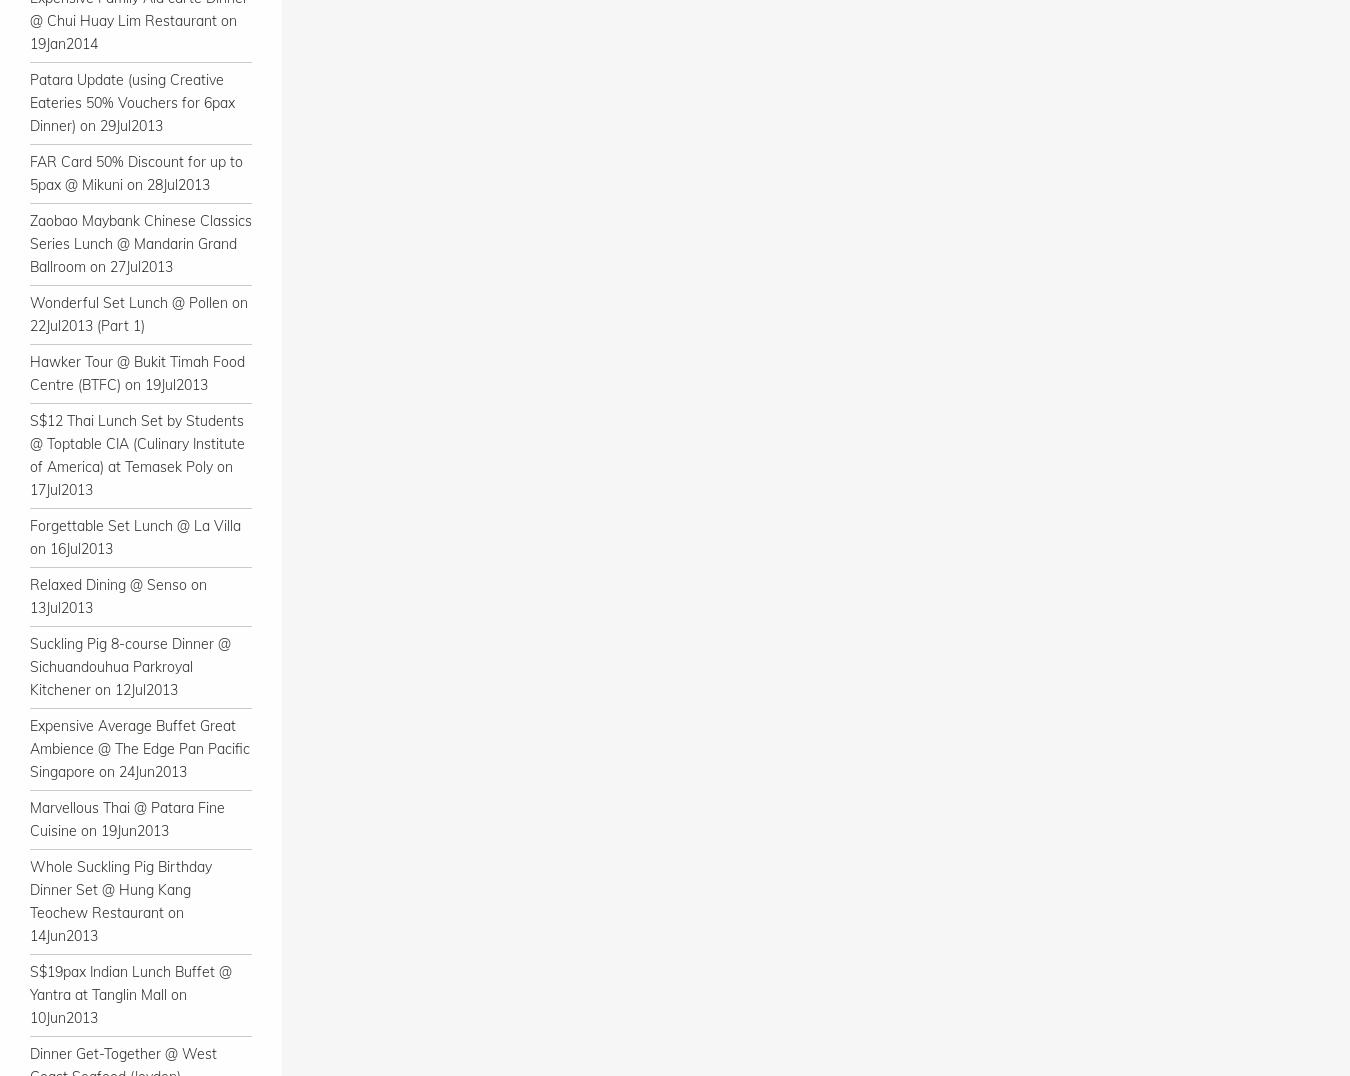  I want to click on 'Suckling Pig 8-course Dinner @ Sichuandouhua Parkroyal Kitchener on 12Jul2013', so click(130, 666).